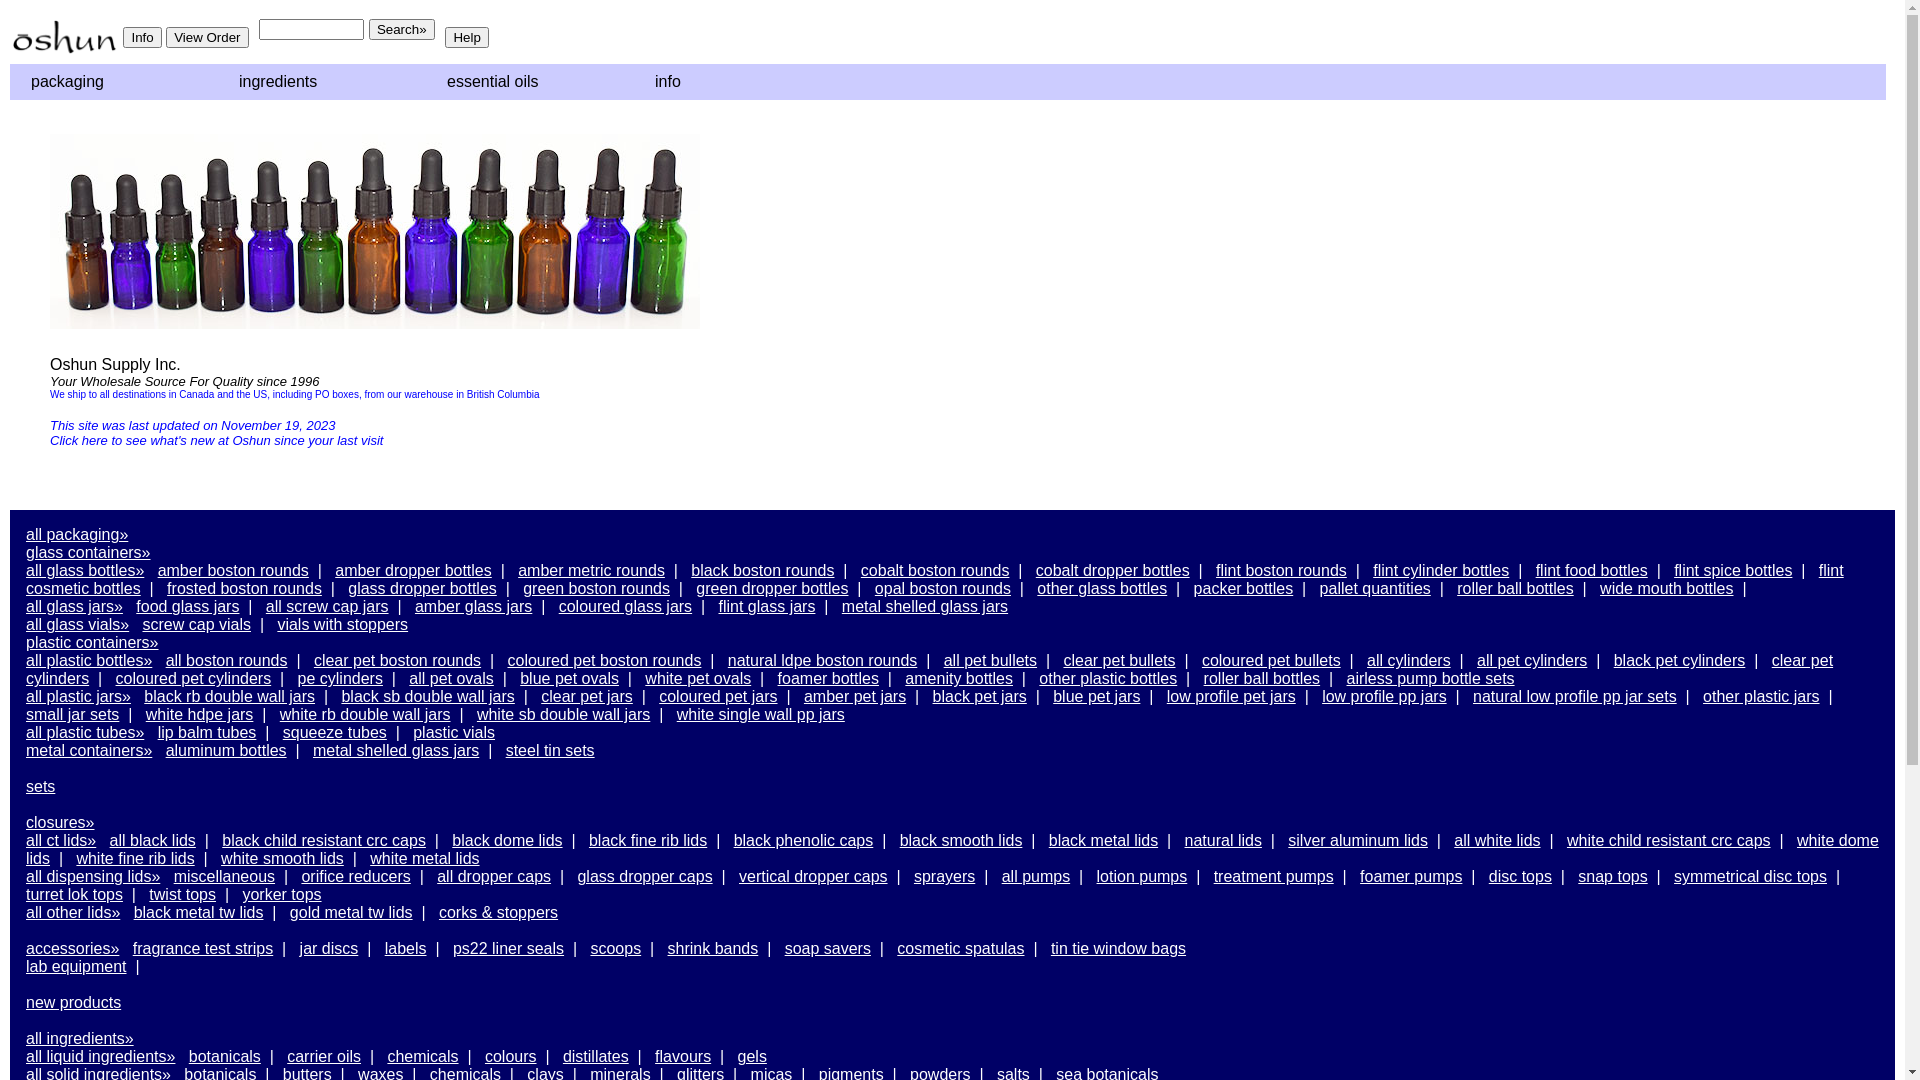 Image resolution: width=1920 pixels, height=1080 pixels. What do you see at coordinates (327, 605) in the screenshot?
I see `'all screw cap jars'` at bounding box center [327, 605].